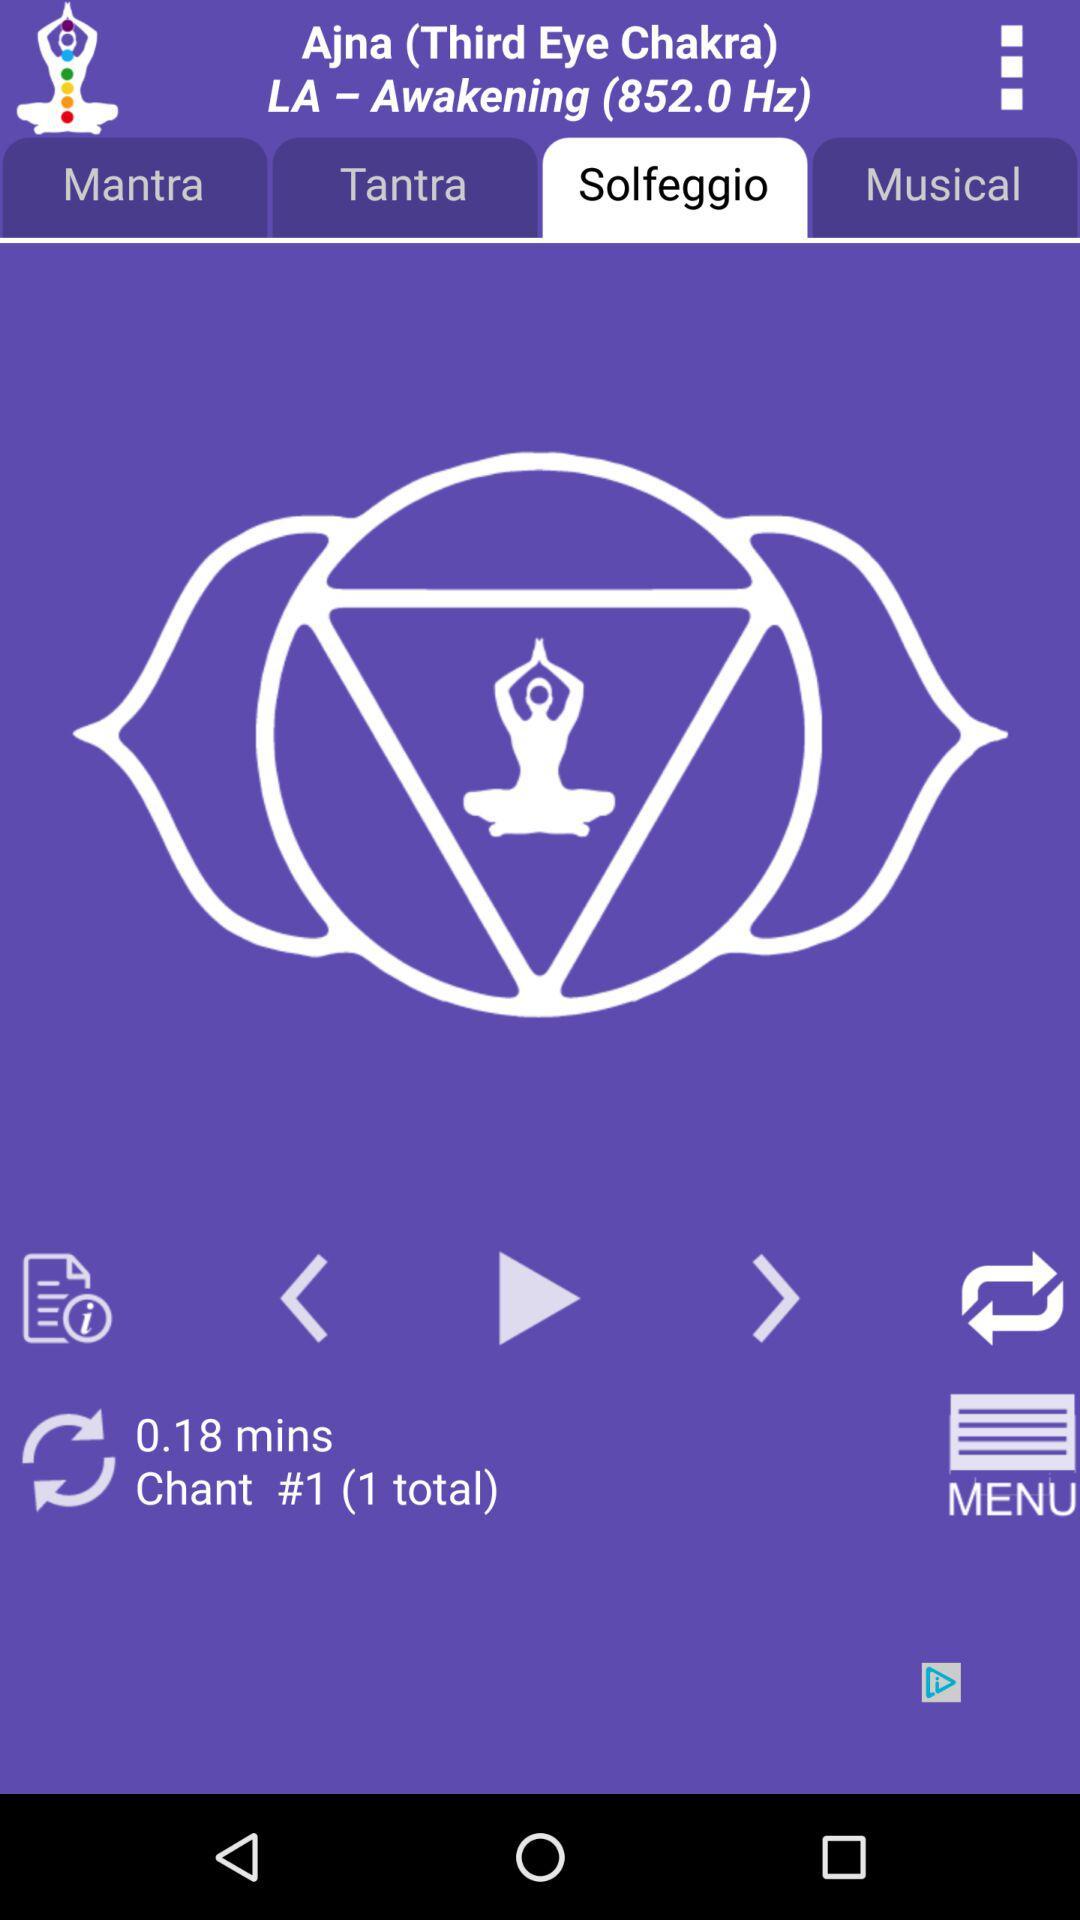  What do you see at coordinates (775, 1298) in the screenshot?
I see `the next` at bounding box center [775, 1298].